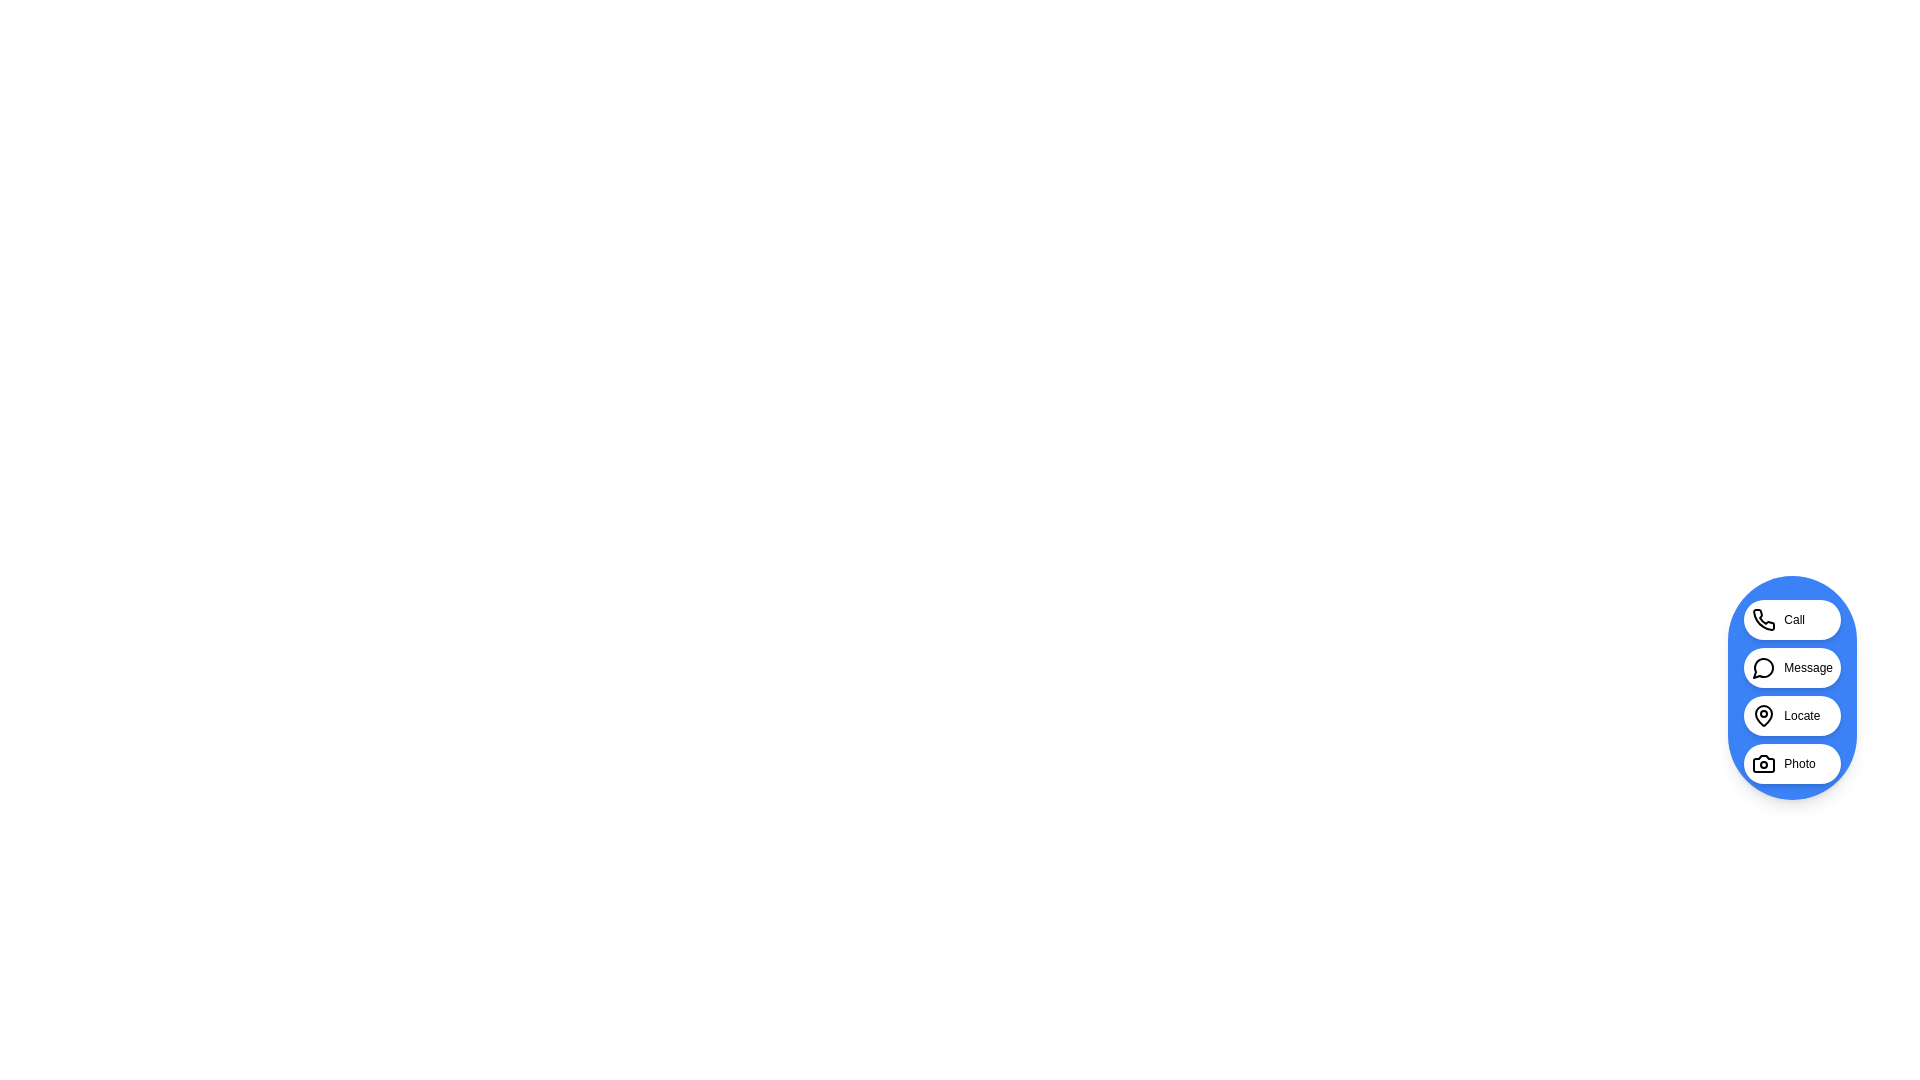 The image size is (1920, 1080). Describe the element at coordinates (1792, 763) in the screenshot. I see `the 'Photo' button in the speed dial` at that location.